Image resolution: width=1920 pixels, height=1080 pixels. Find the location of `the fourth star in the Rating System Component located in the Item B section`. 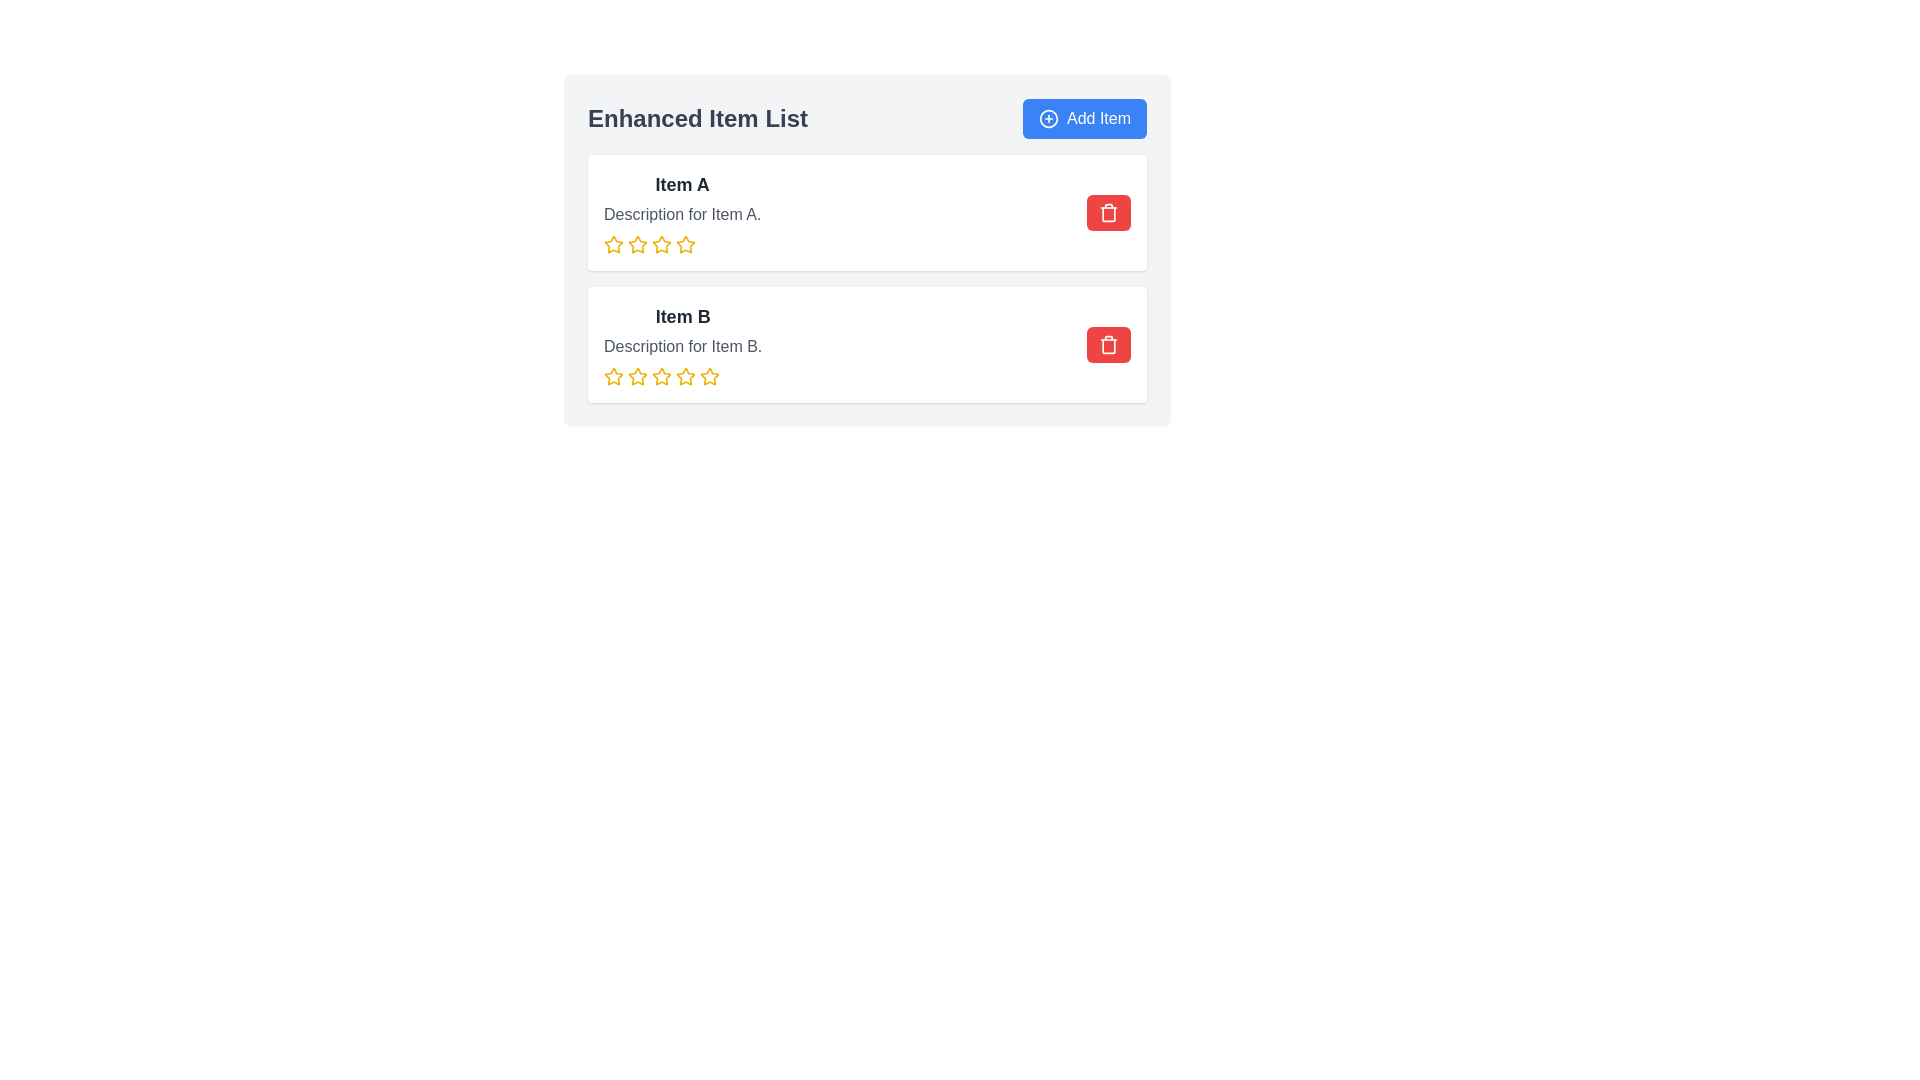

the fourth star in the Rating System Component located in the Item B section is located at coordinates (683, 377).